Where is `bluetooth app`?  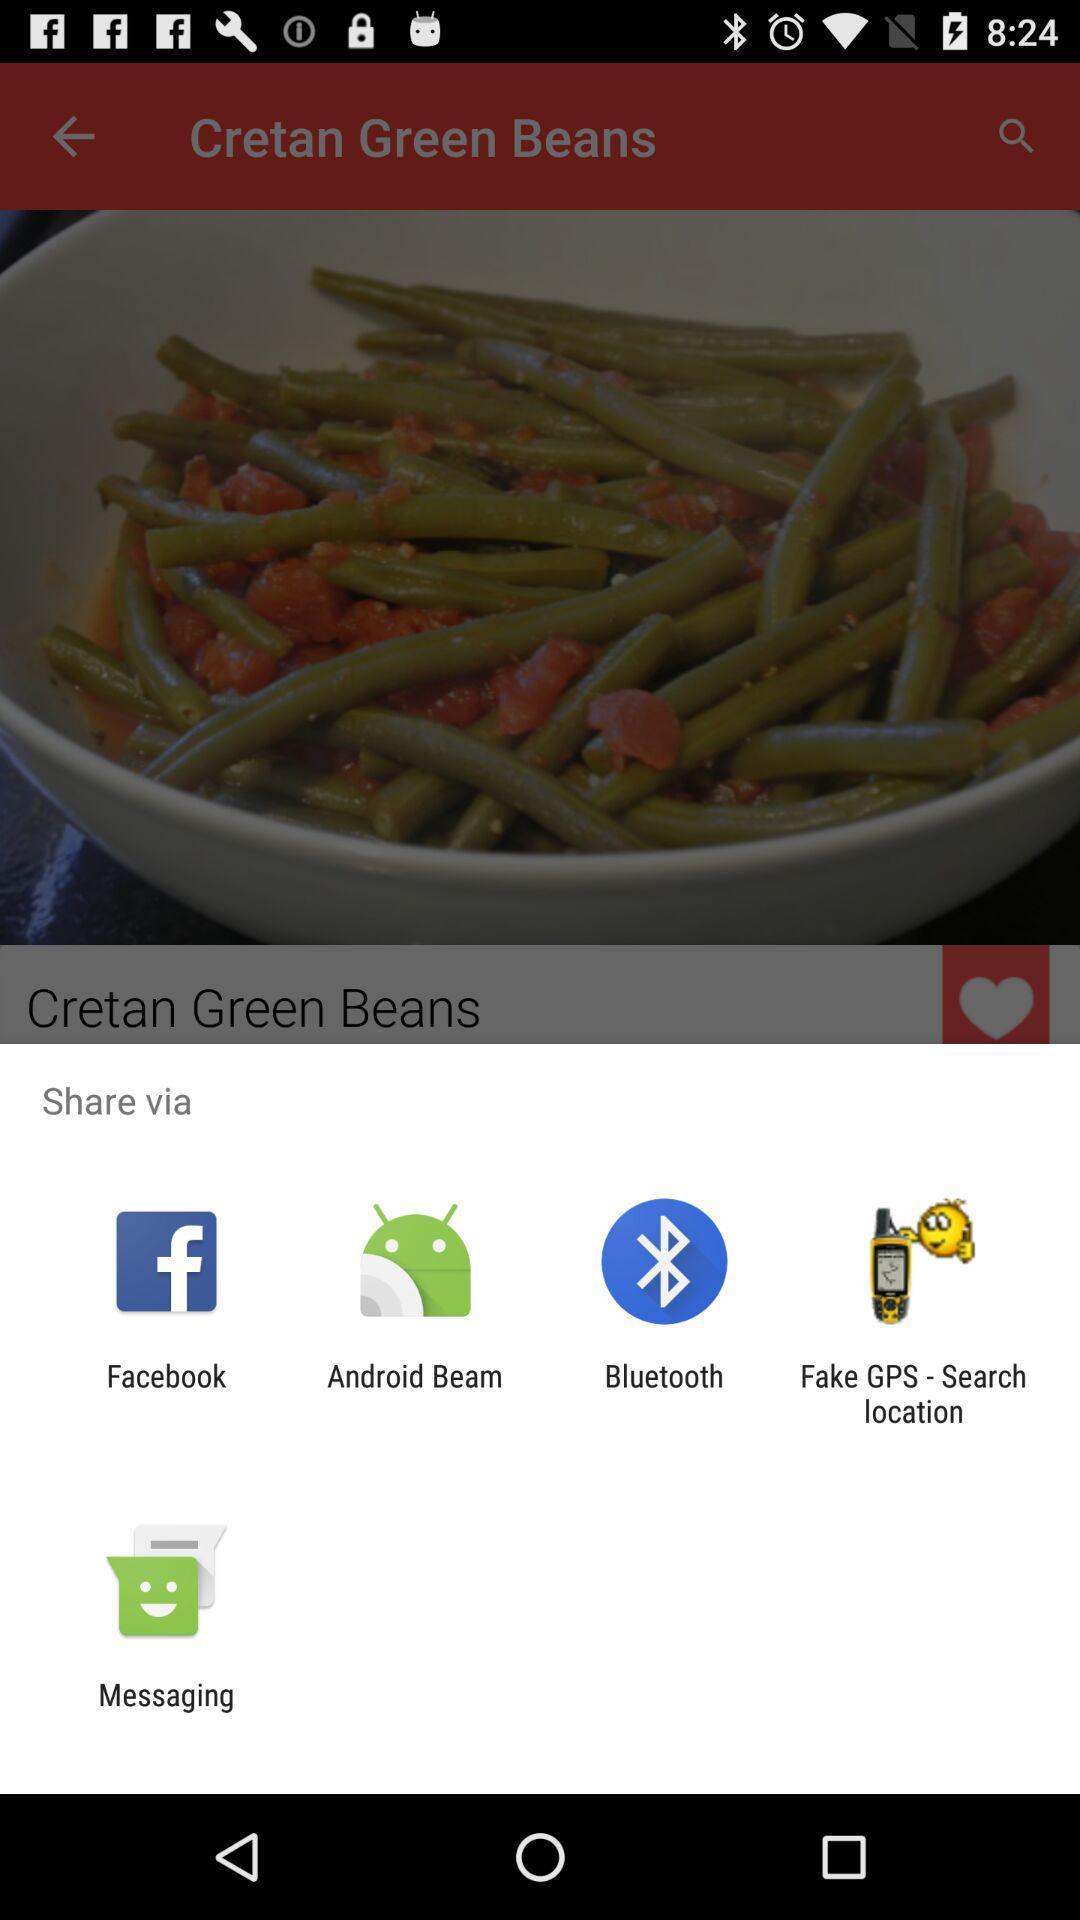 bluetooth app is located at coordinates (664, 1392).